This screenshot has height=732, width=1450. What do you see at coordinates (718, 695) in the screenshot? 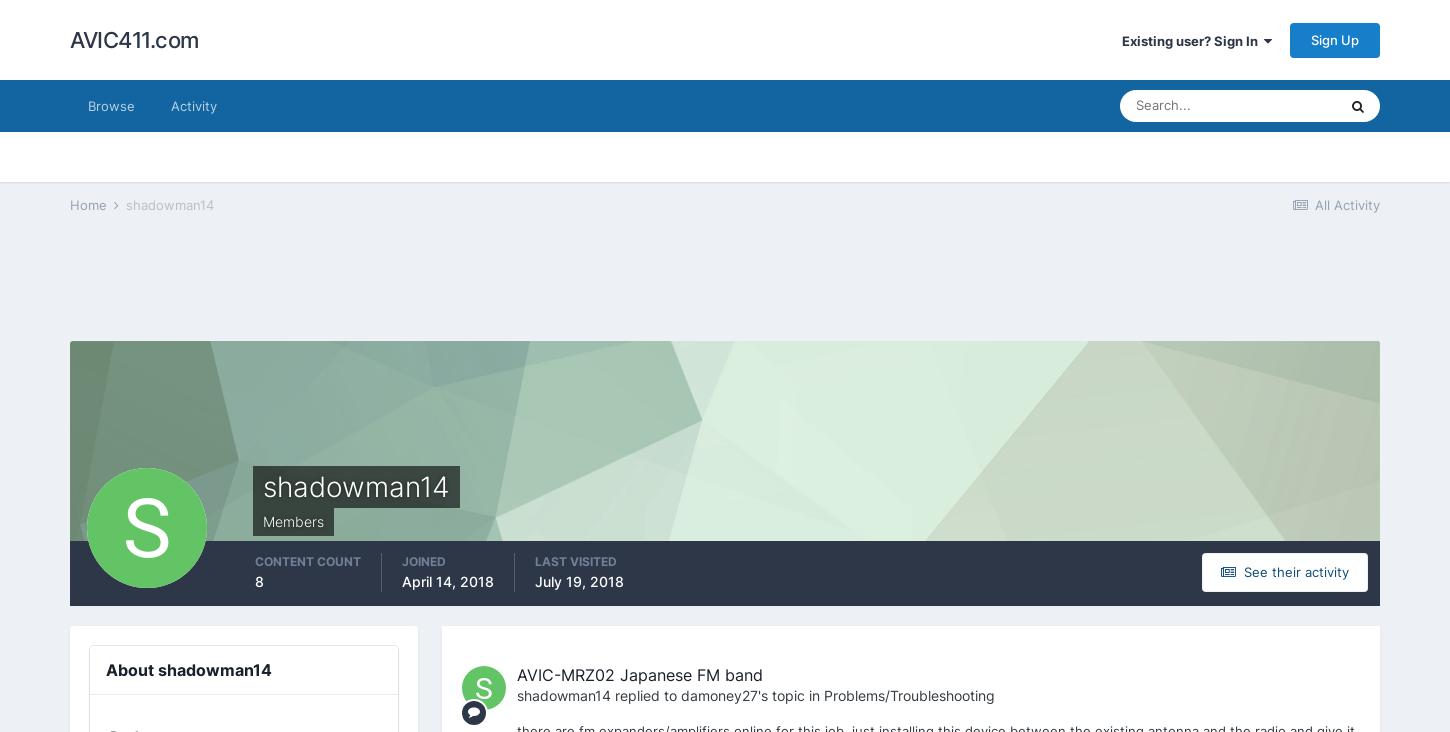
I see `'damoney27'` at bounding box center [718, 695].